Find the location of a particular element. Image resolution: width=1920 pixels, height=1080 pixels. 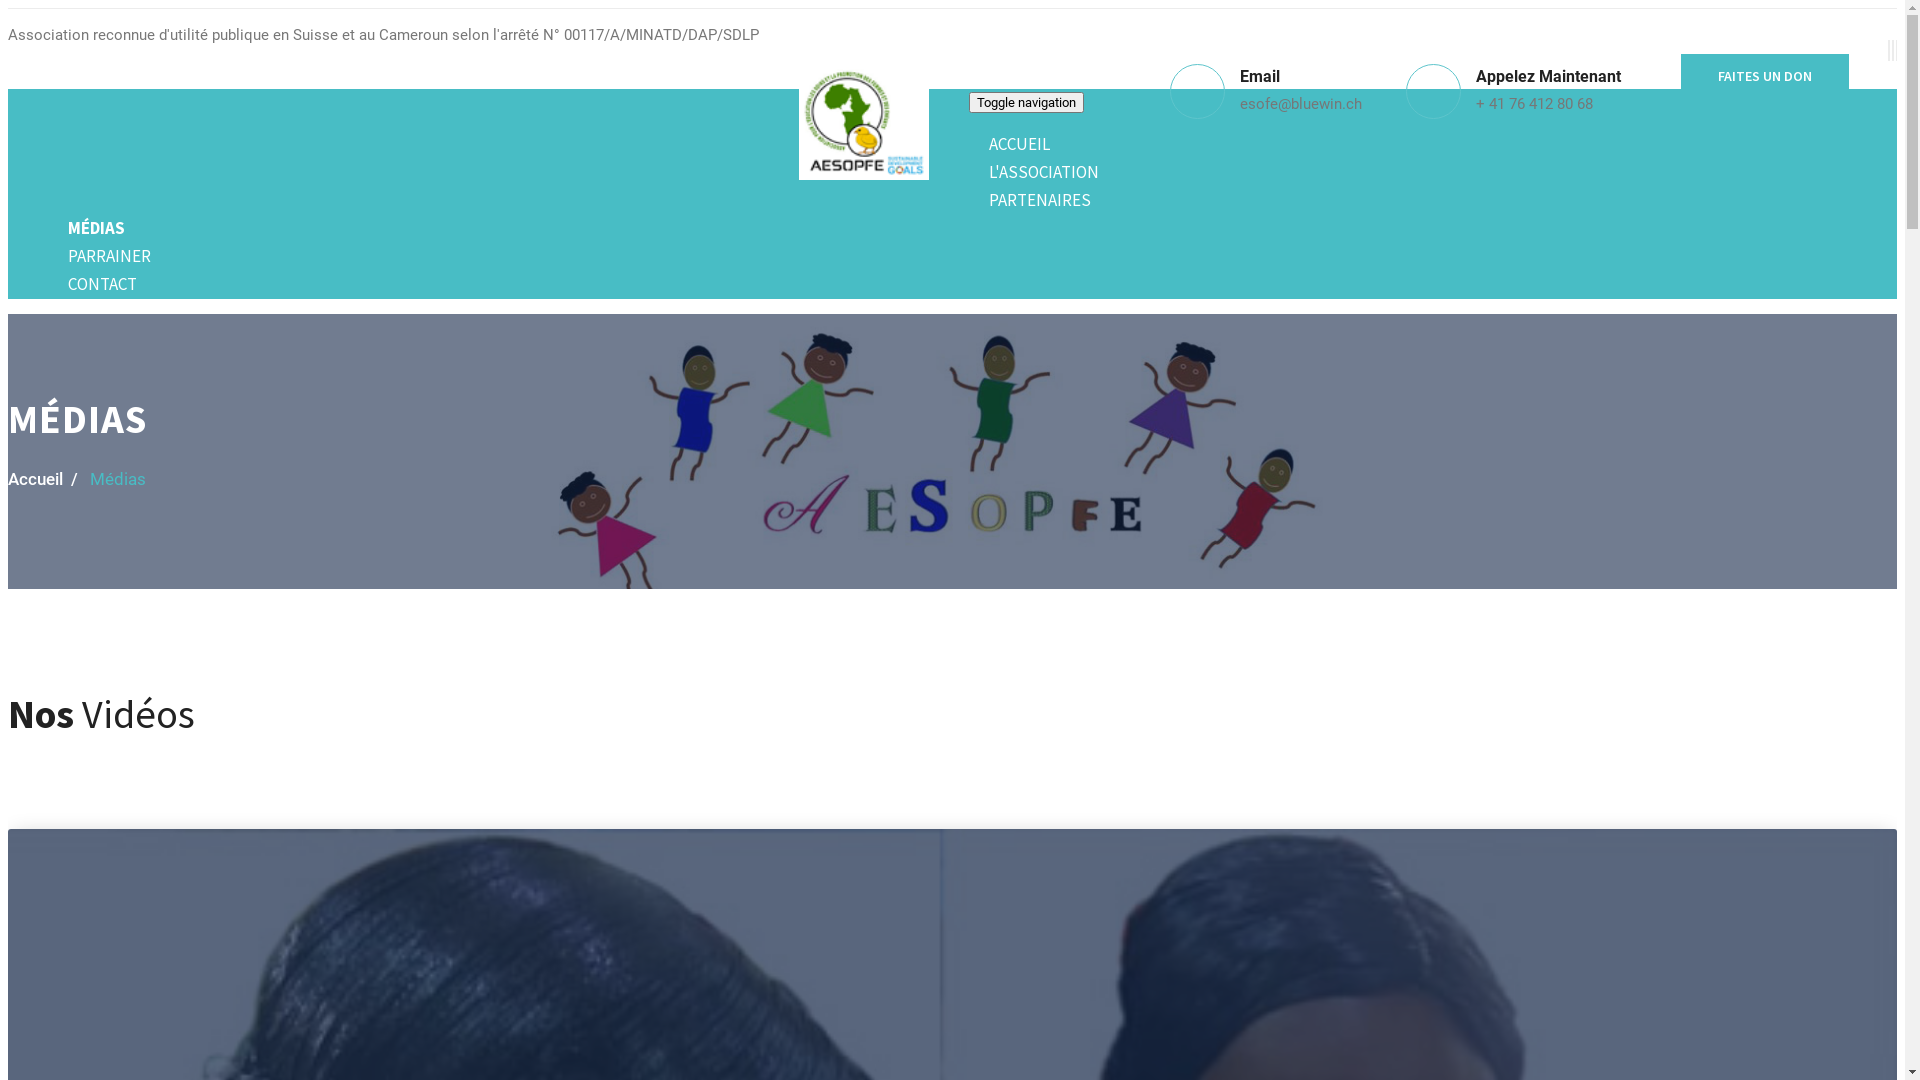

'CONTACT' is located at coordinates (101, 284).